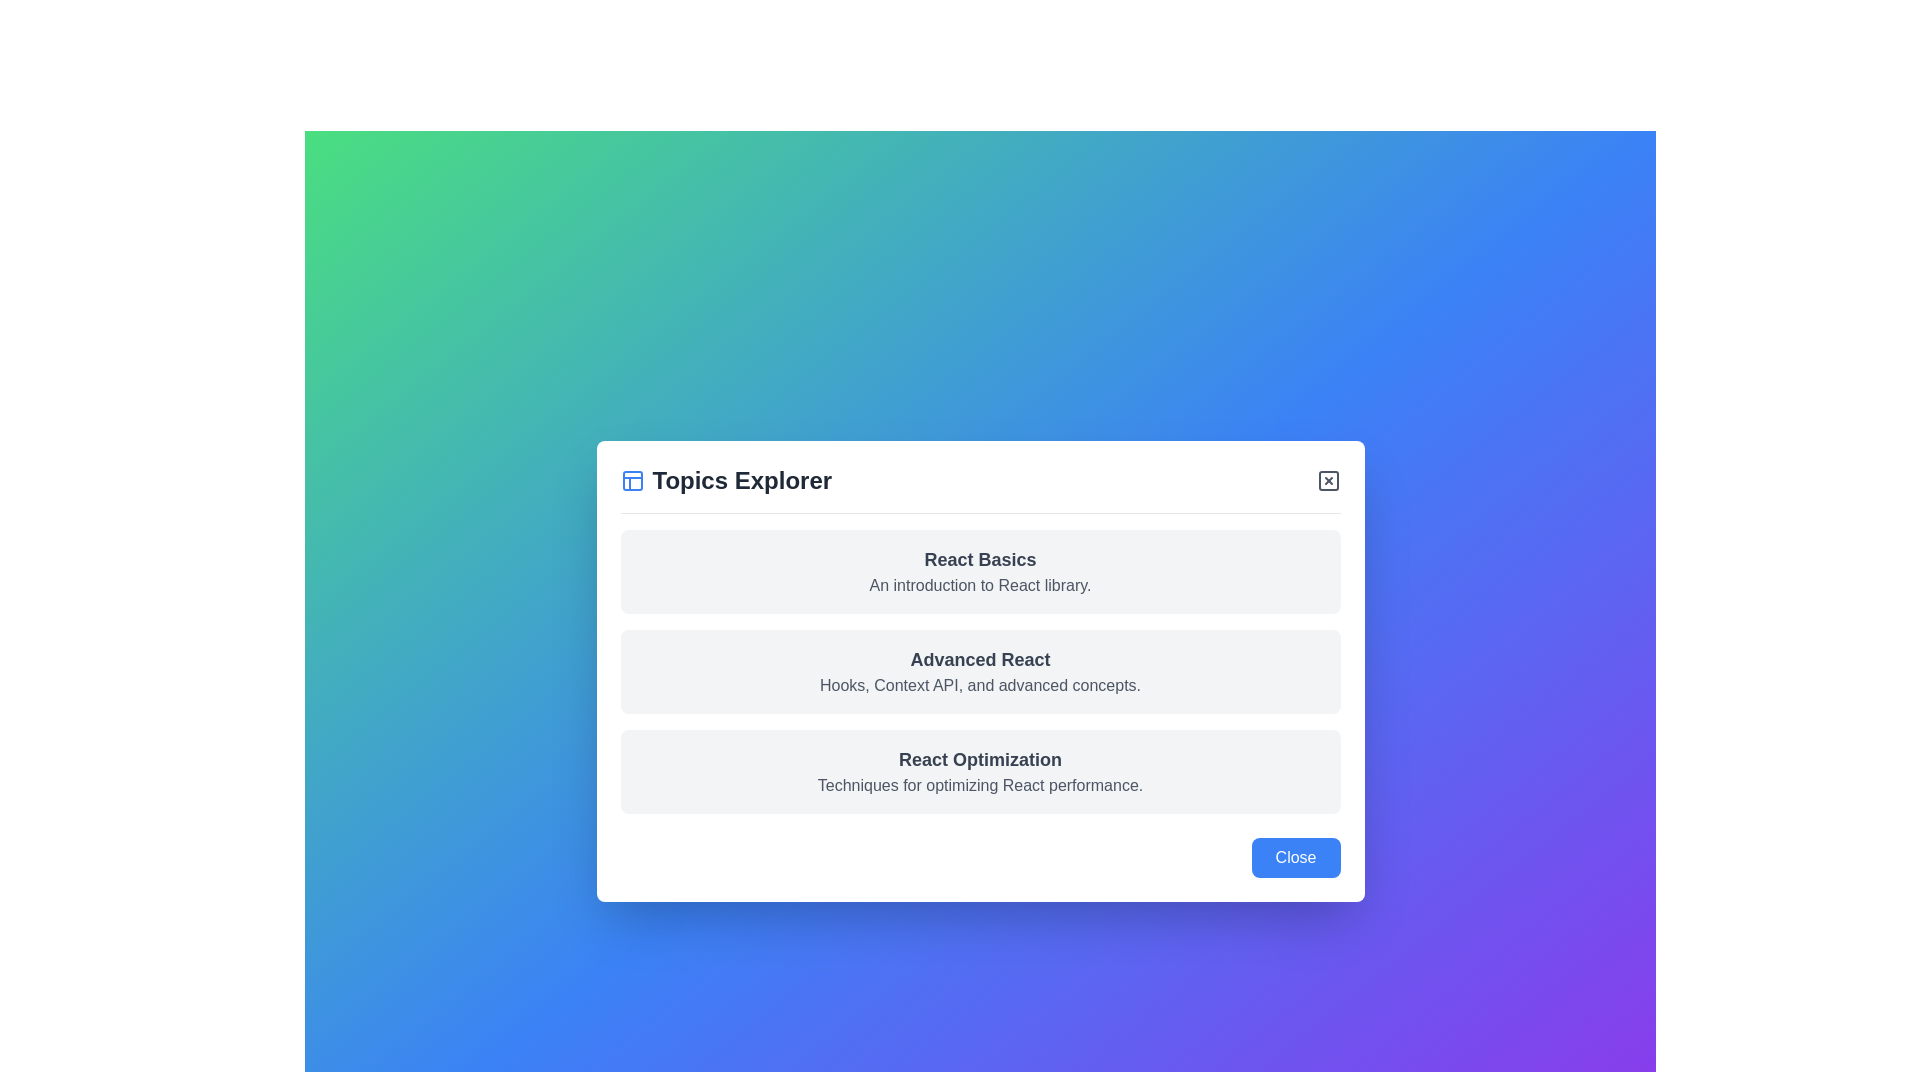 The height and width of the screenshot is (1080, 1920). I want to click on the Informational card titled 'Advanced React' which is the second card in the Topics Explorer section, located below 'React Basics' and above 'React Optimization', so click(980, 671).